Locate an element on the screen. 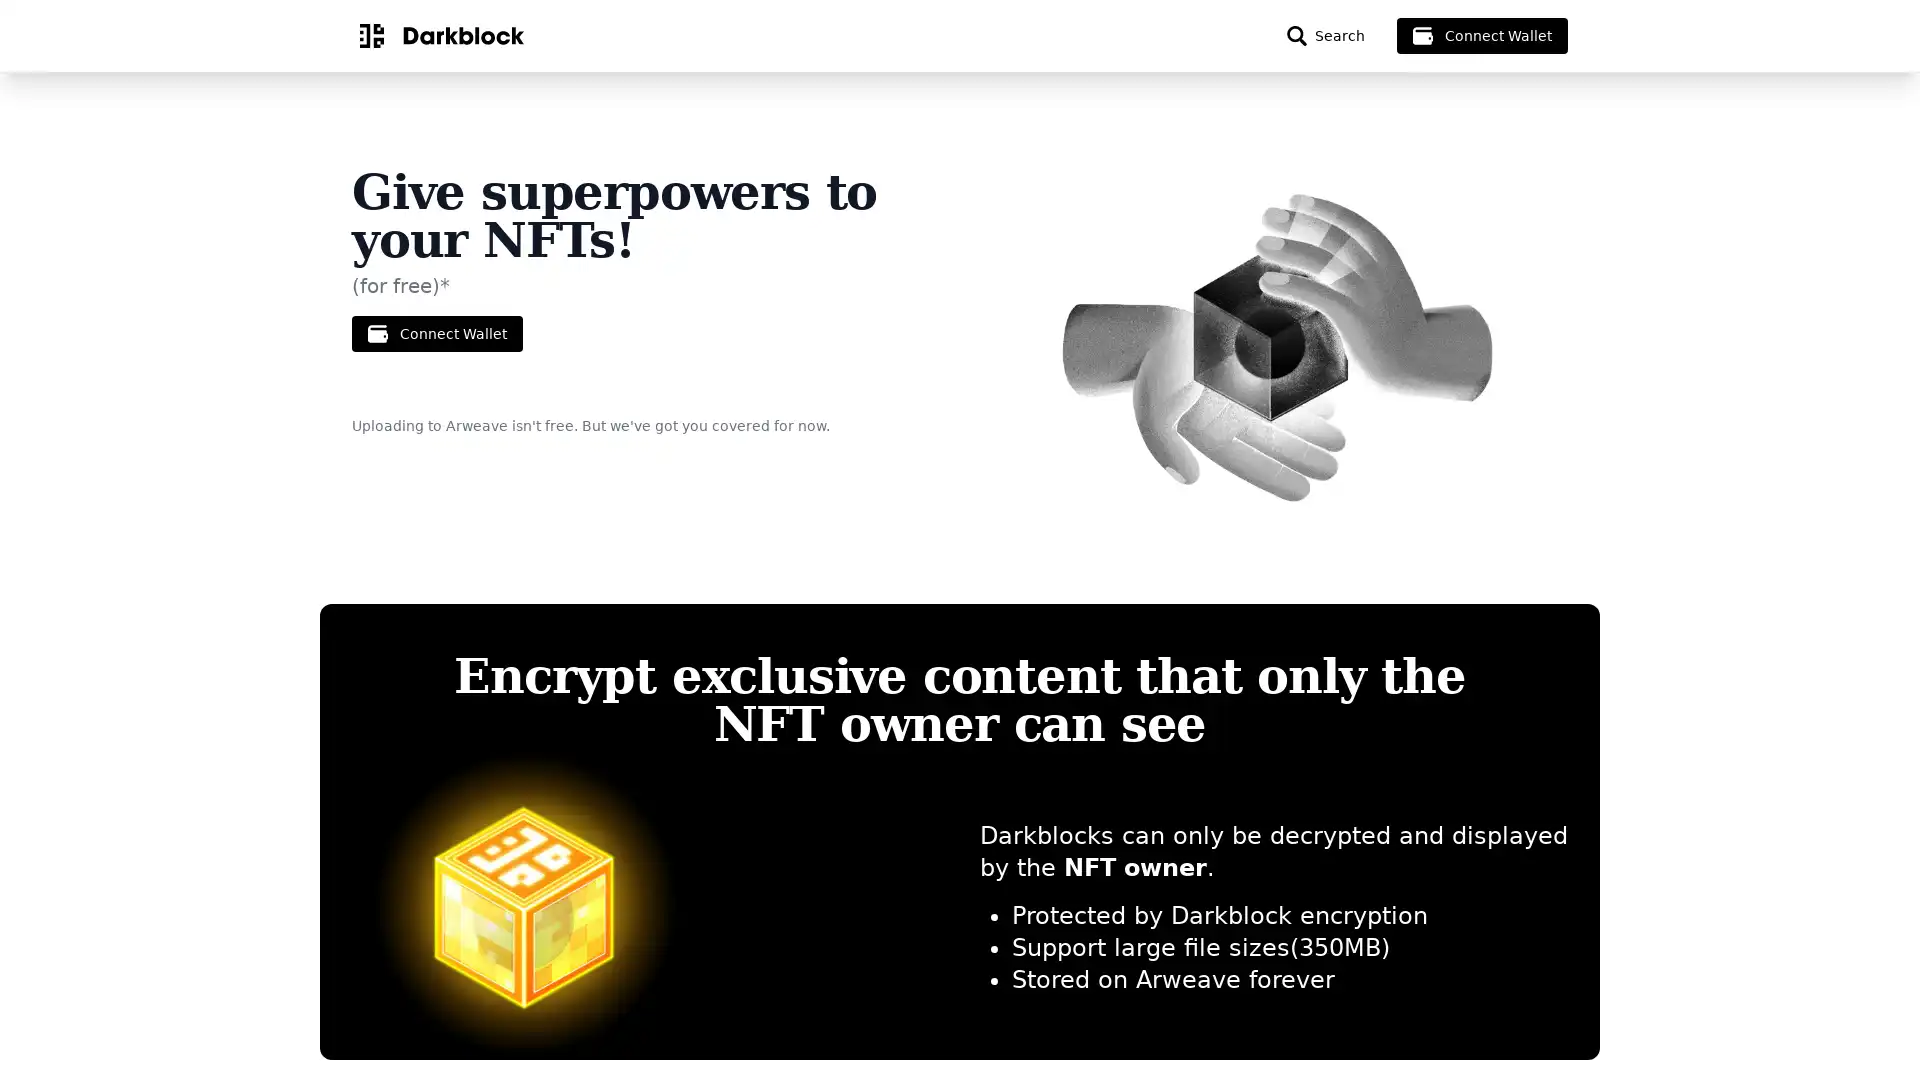 This screenshot has width=1920, height=1080. Wallet Connect Wallet is located at coordinates (436, 333).